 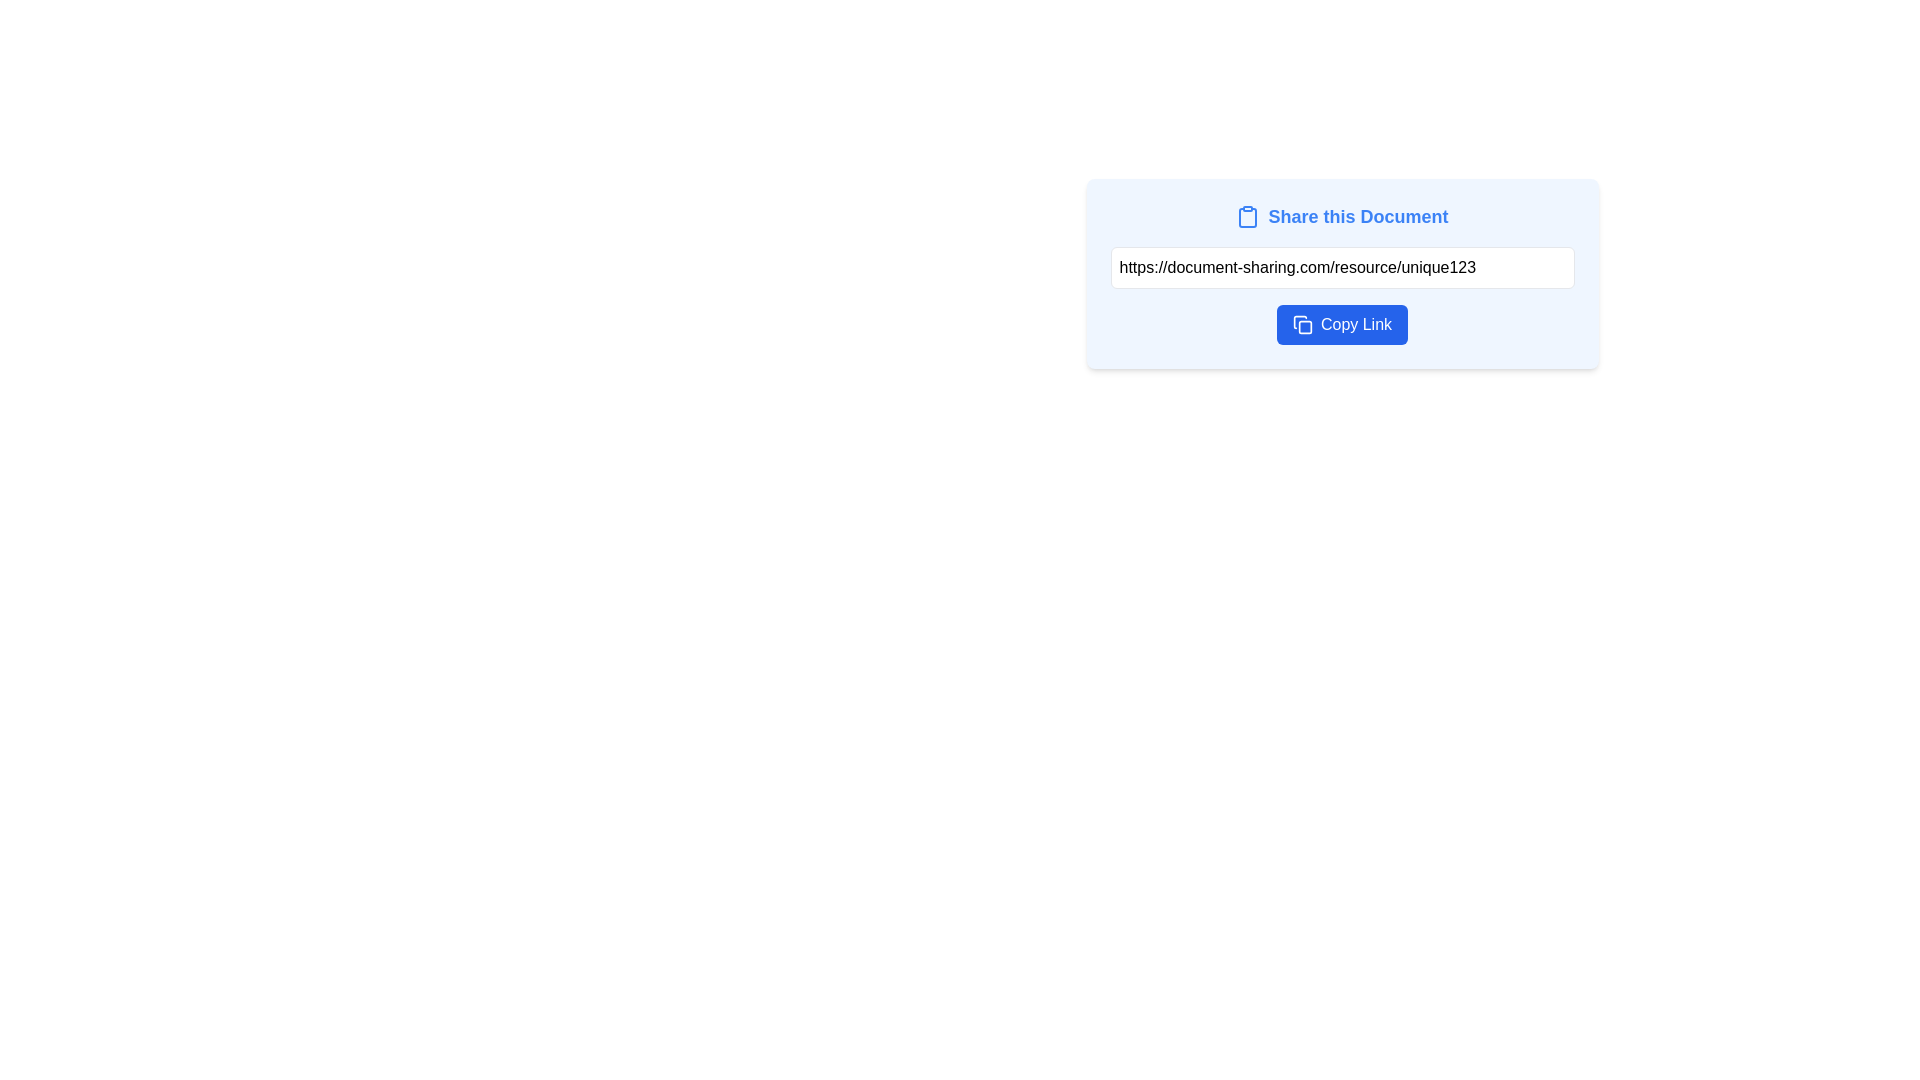 What do you see at coordinates (1305, 326) in the screenshot?
I see `the iconographic component of the 'Copy Link' button` at bounding box center [1305, 326].